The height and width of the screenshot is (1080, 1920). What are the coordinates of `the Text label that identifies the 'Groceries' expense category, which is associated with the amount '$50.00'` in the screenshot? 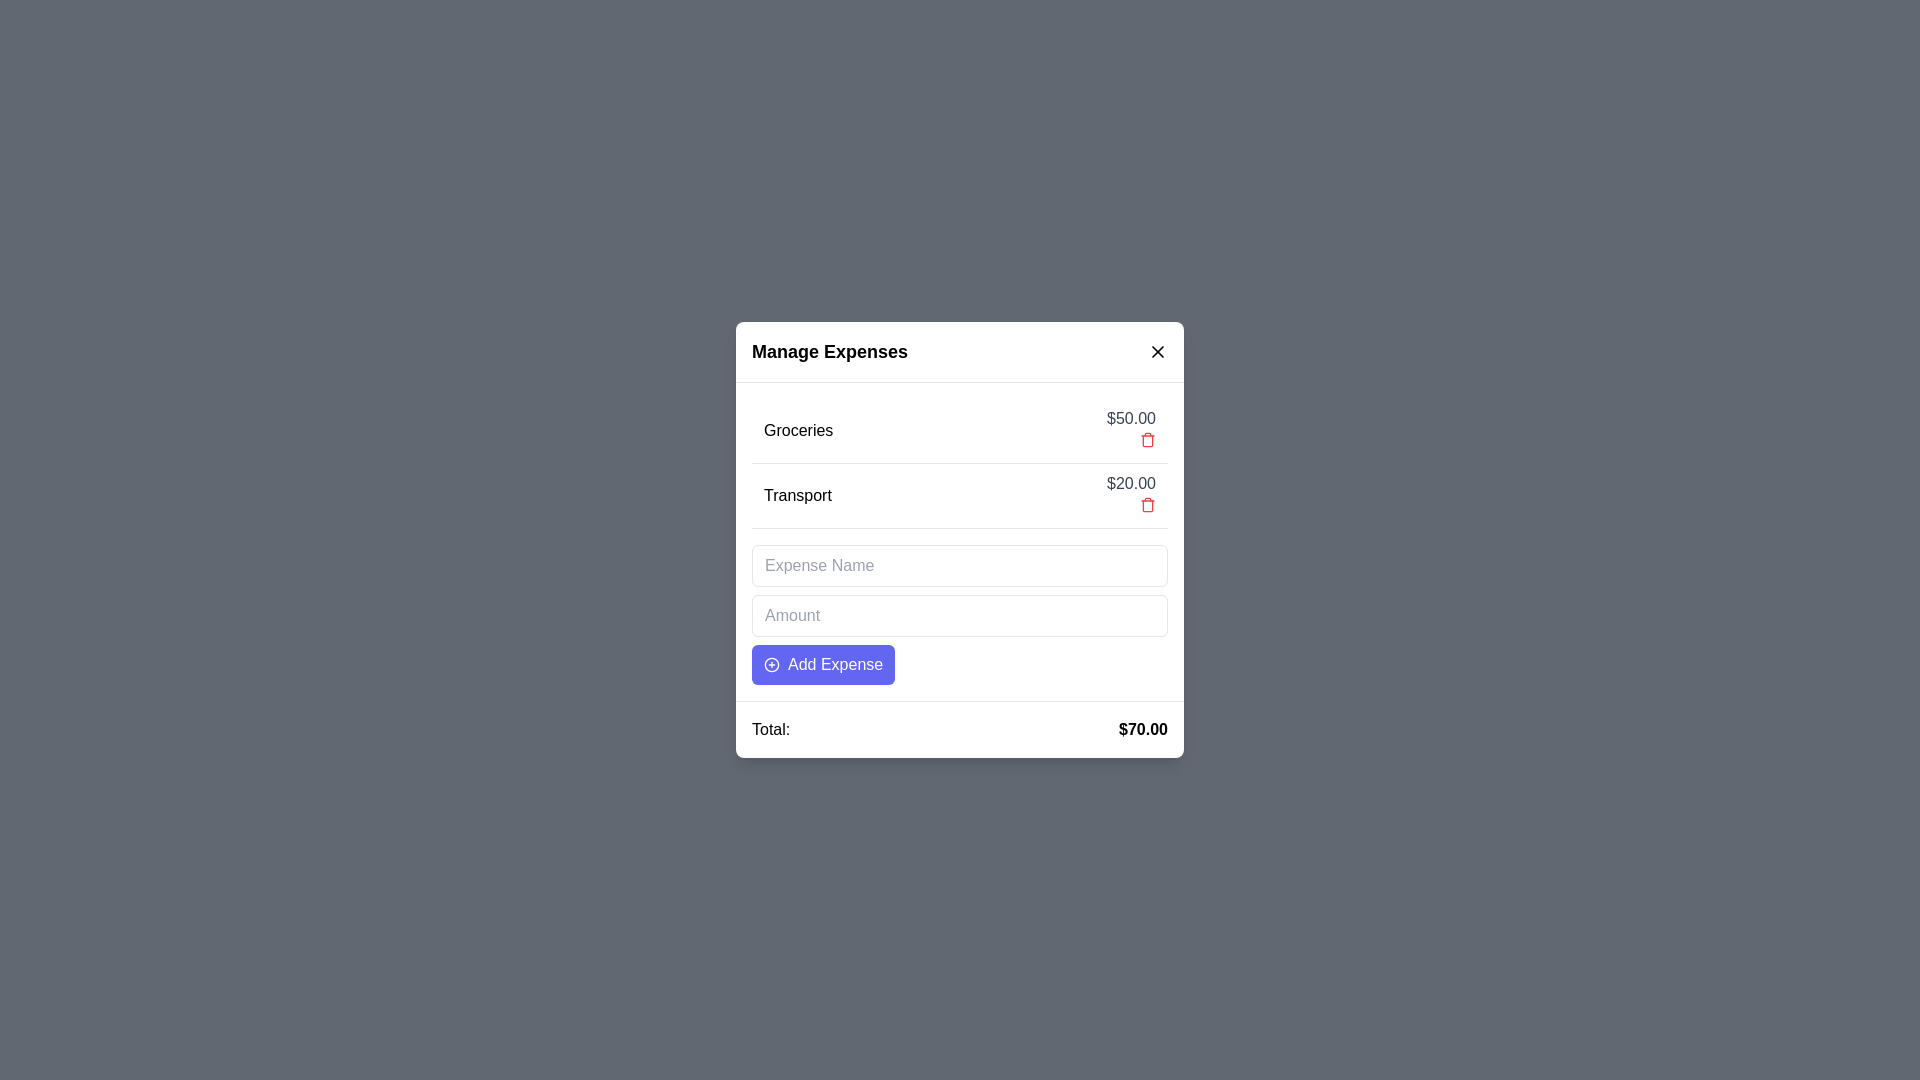 It's located at (797, 430).